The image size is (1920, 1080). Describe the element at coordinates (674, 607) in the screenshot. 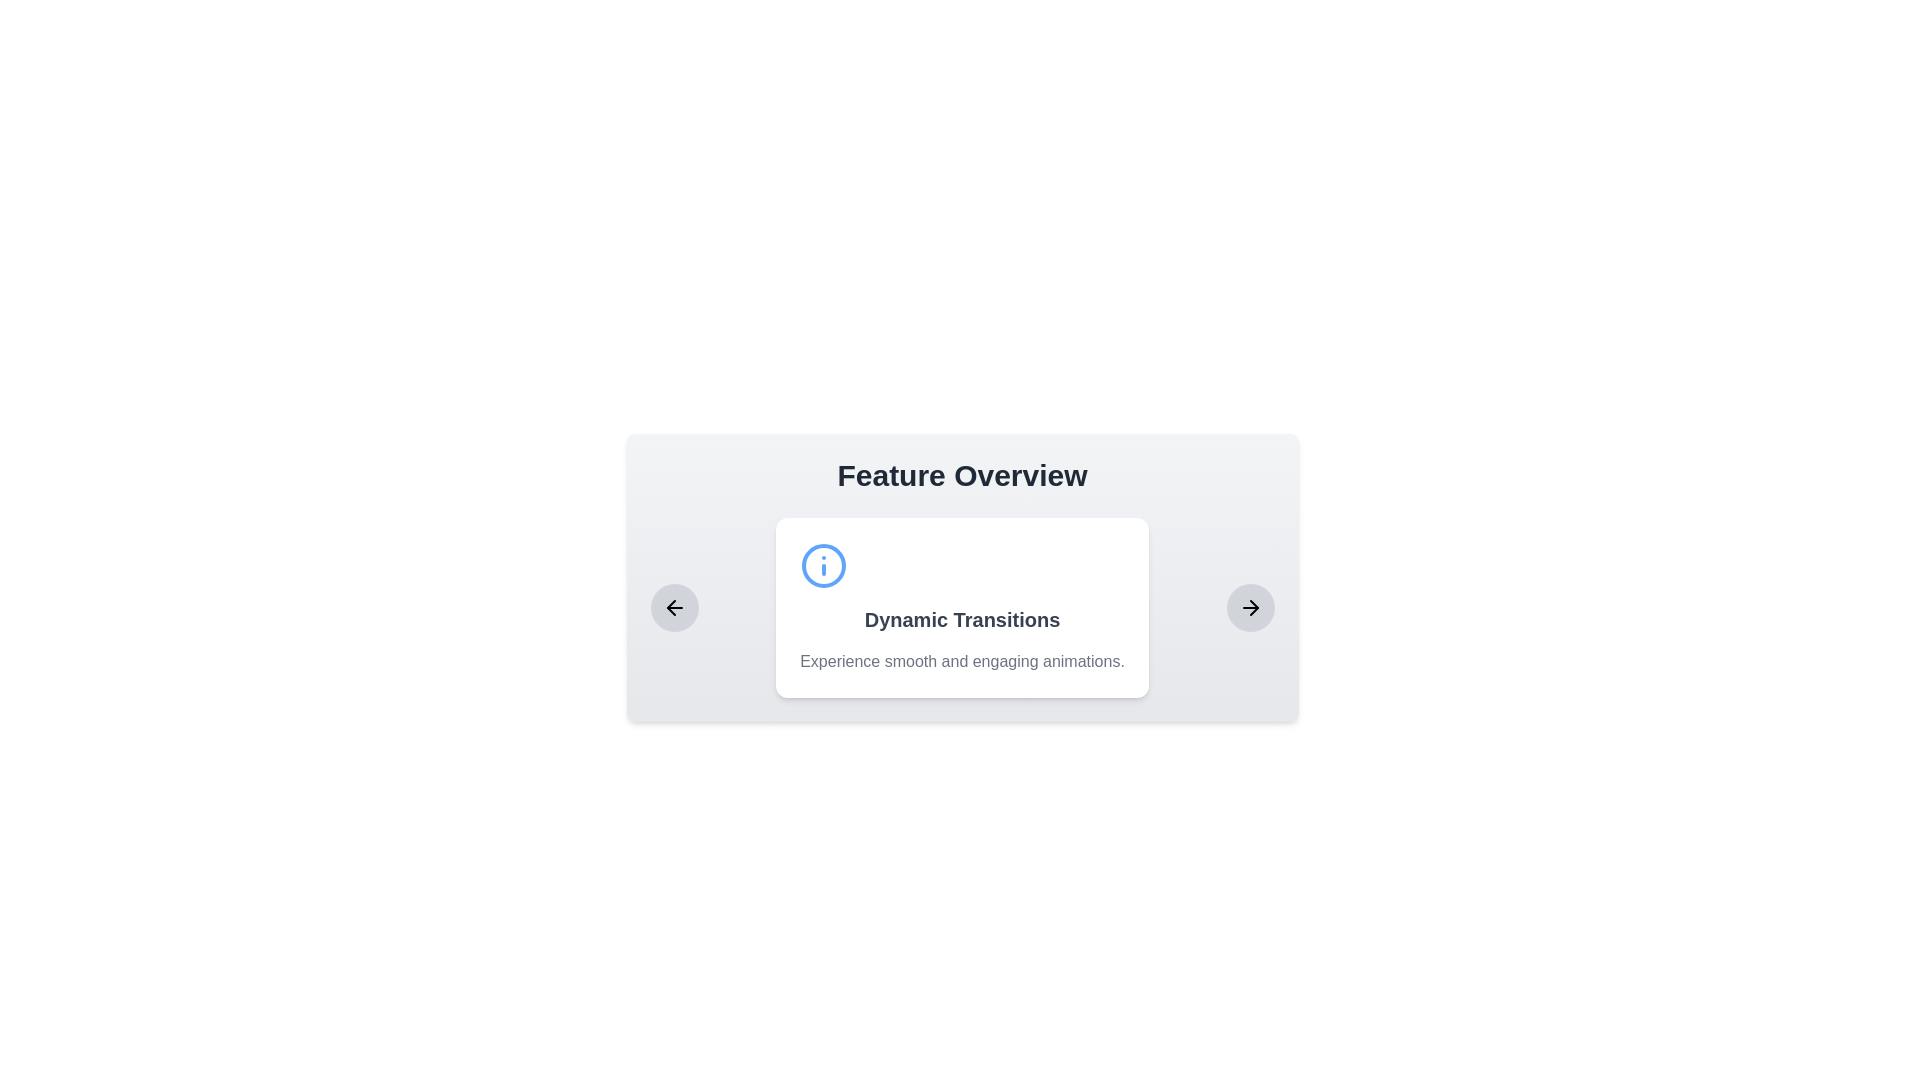

I see `the leftward arrow button with a light gray background and embedded SVG icon, which is positioned on the far left of the navigation panel` at that location.